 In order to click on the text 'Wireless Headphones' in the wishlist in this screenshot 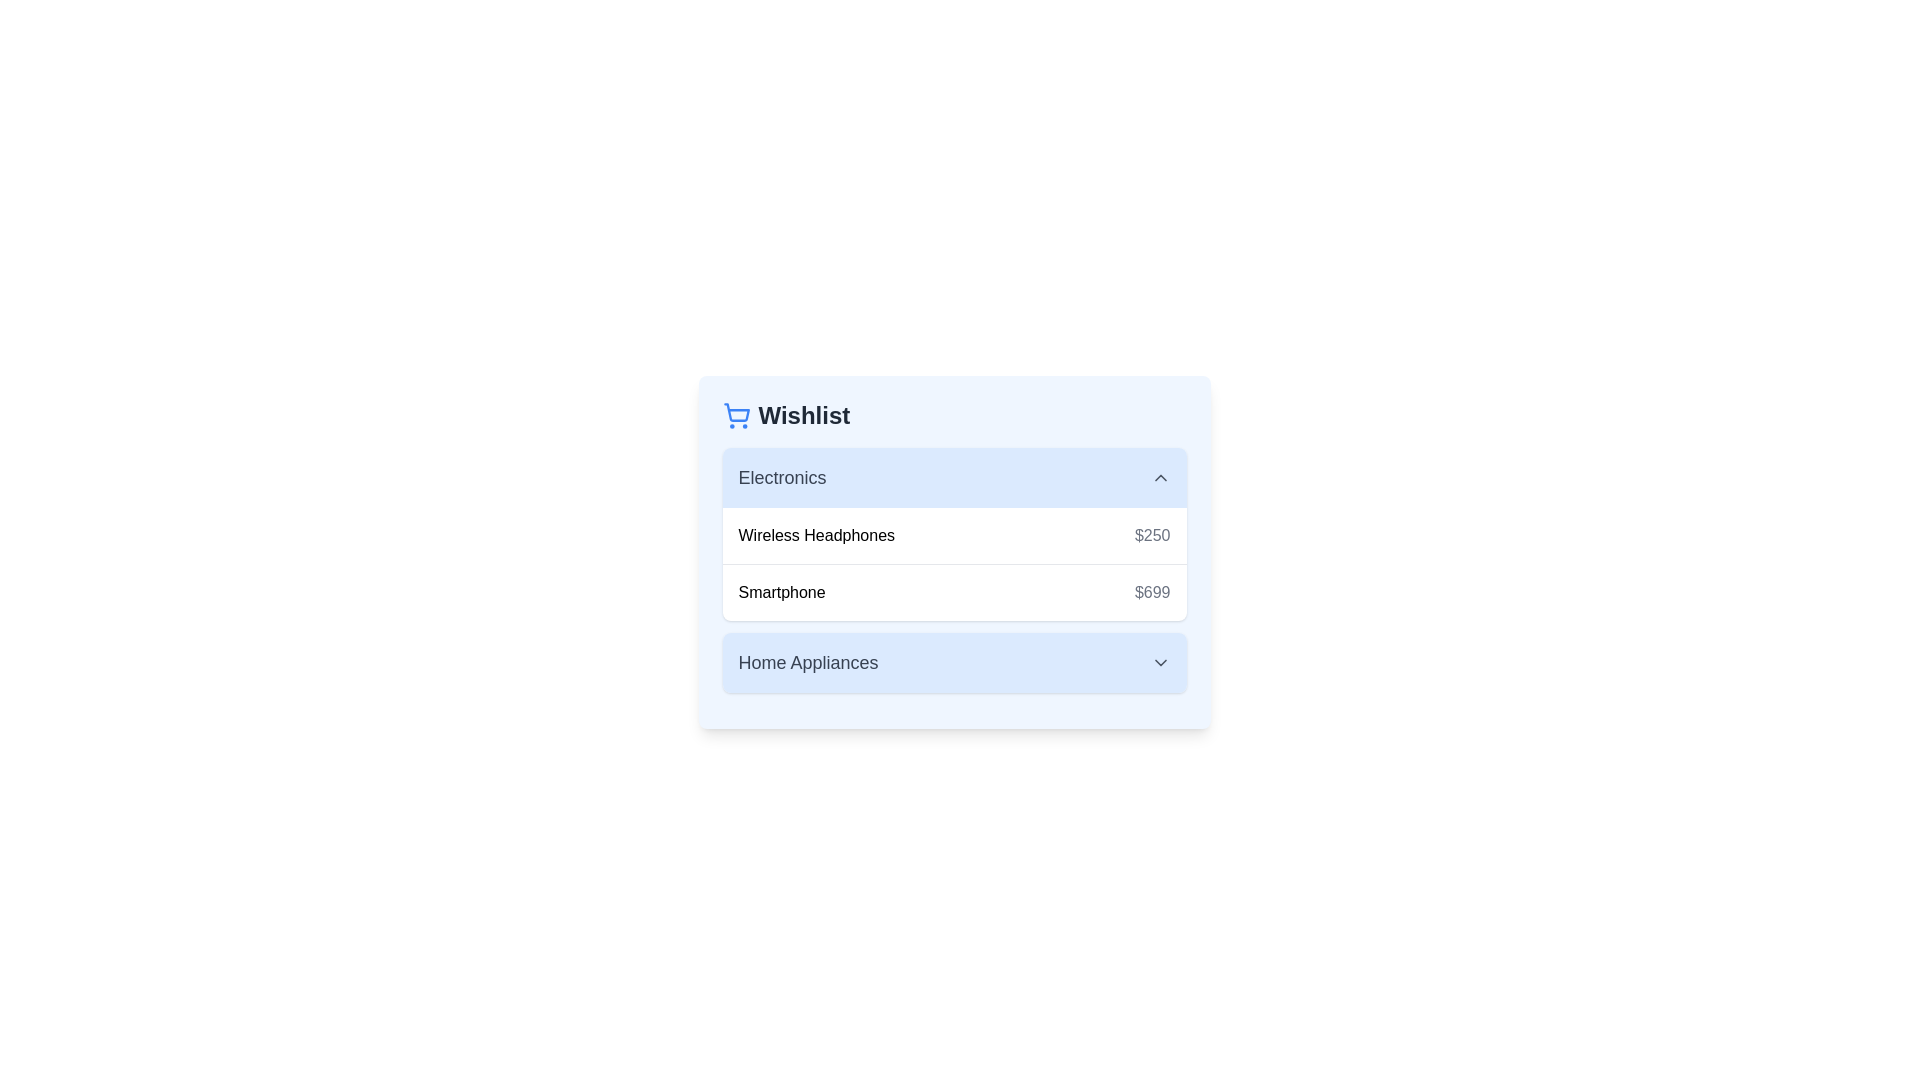, I will do `click(737, 523)`.